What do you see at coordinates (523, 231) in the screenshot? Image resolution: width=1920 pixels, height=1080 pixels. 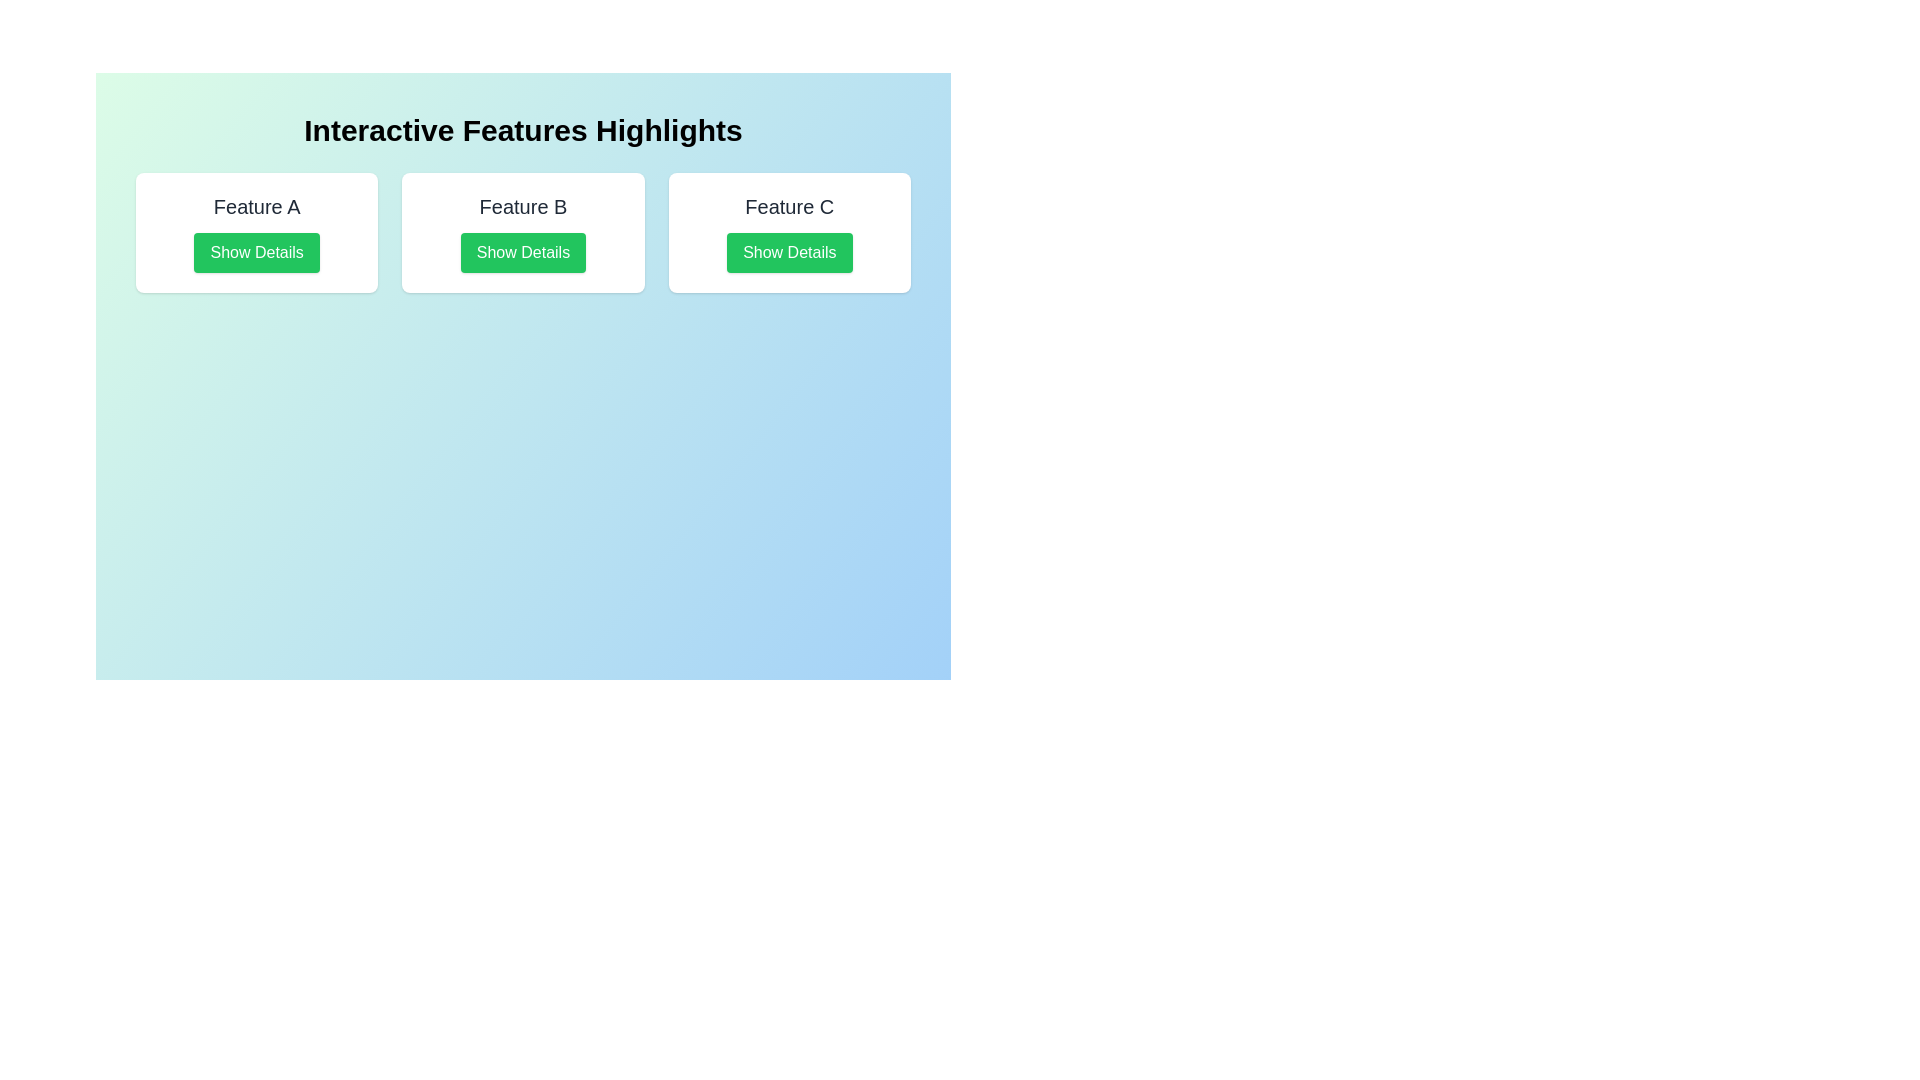 I see `the button labeled 'Show Details' on the Composite element that provides a description for 'Feature B'` at bounding box center [523, 231].